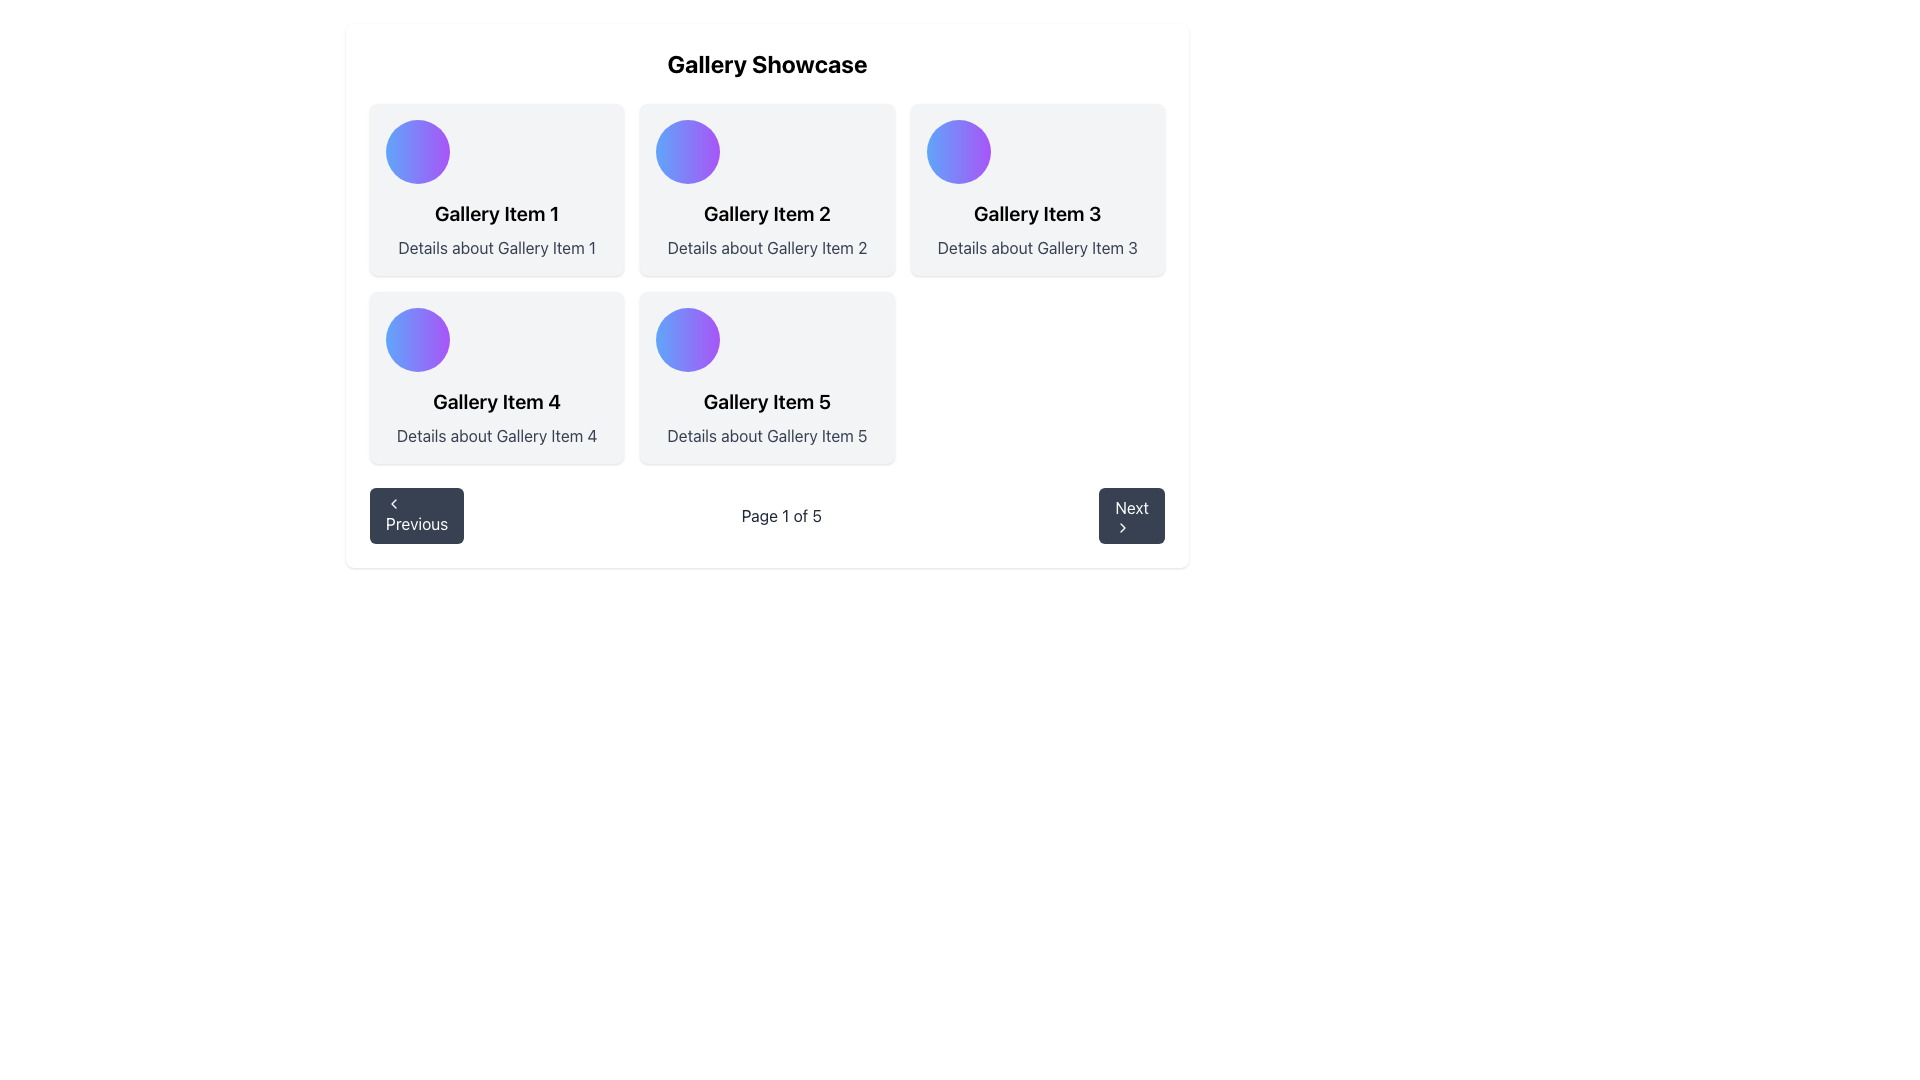  What do you see at coordinates (957, 150) in the screenshot?
I see `the circular decorative component that visually represents 'Gallery Item 3', located in the top-right segment of the grid structure` at bounding box center [957, 150].